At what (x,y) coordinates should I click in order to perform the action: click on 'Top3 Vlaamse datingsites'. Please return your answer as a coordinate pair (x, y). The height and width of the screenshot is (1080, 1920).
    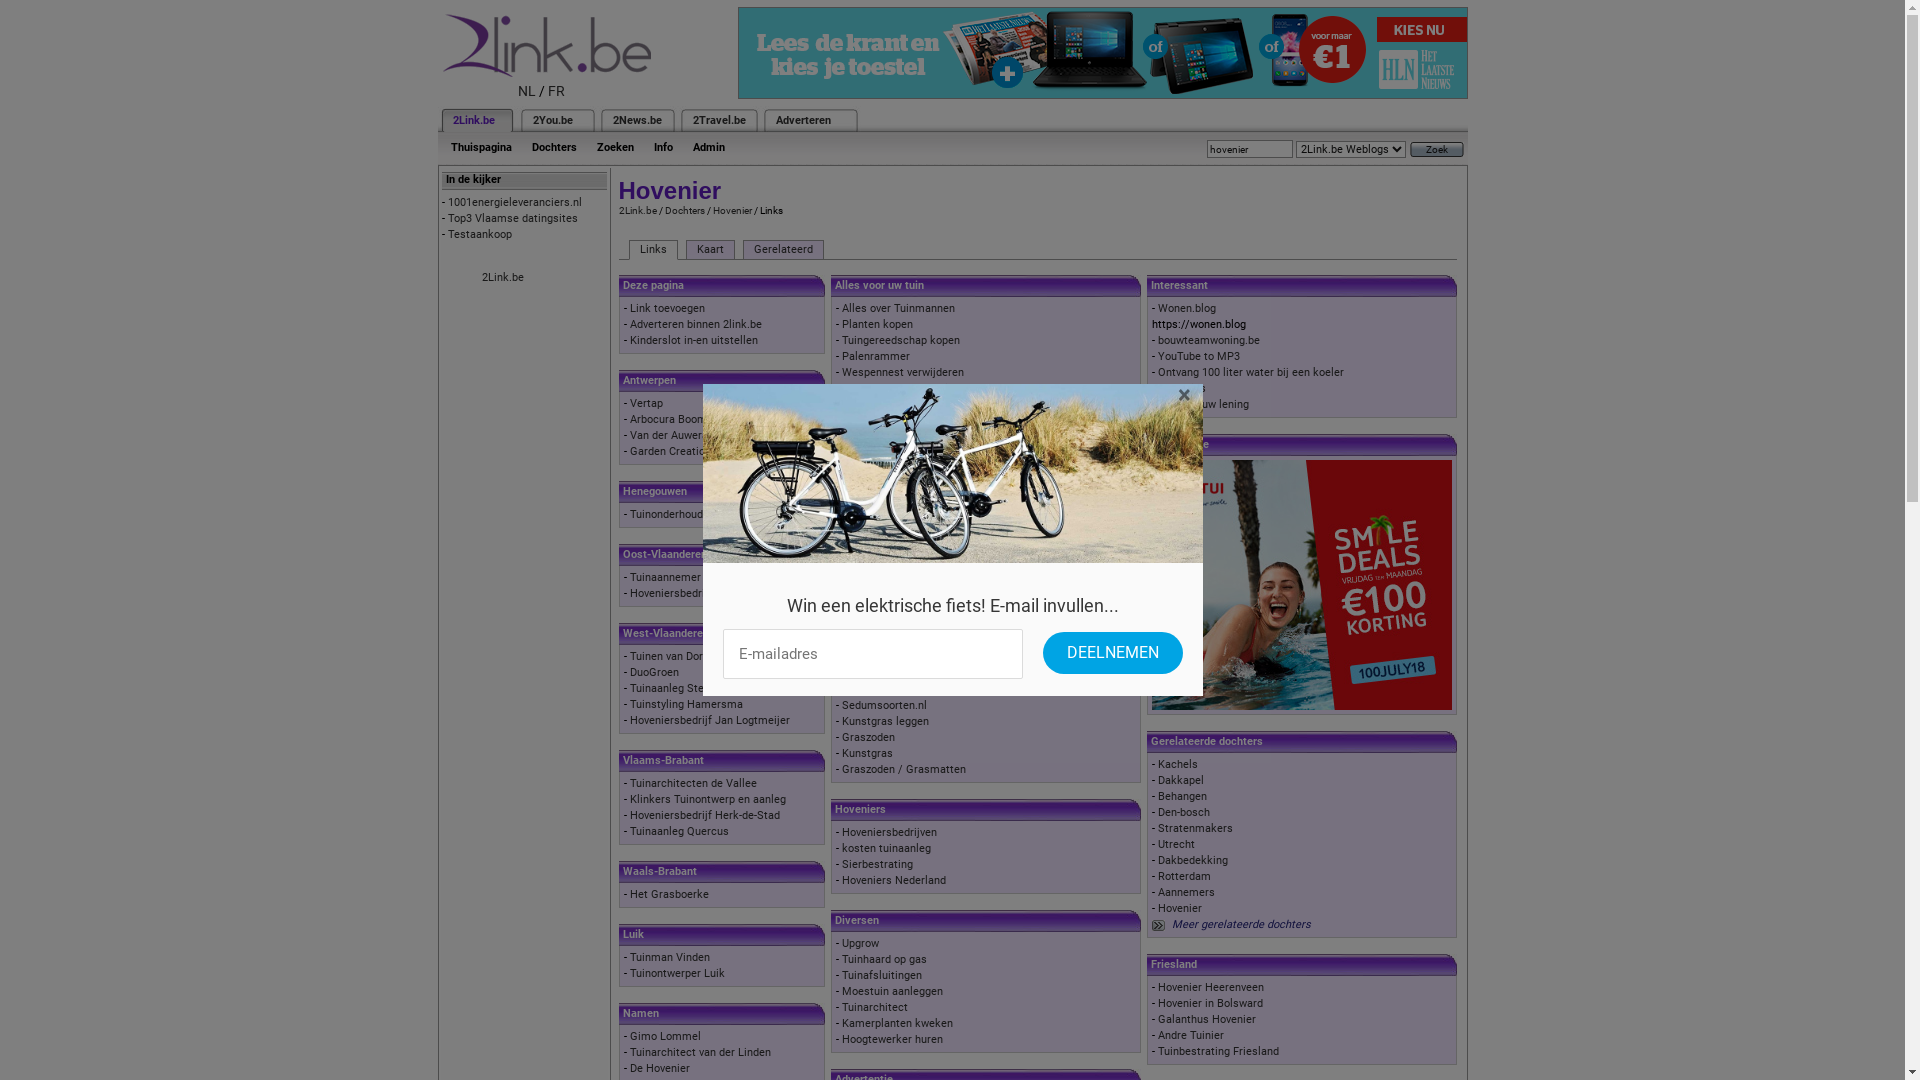
    Looking at the image, I should click on (513, 218).